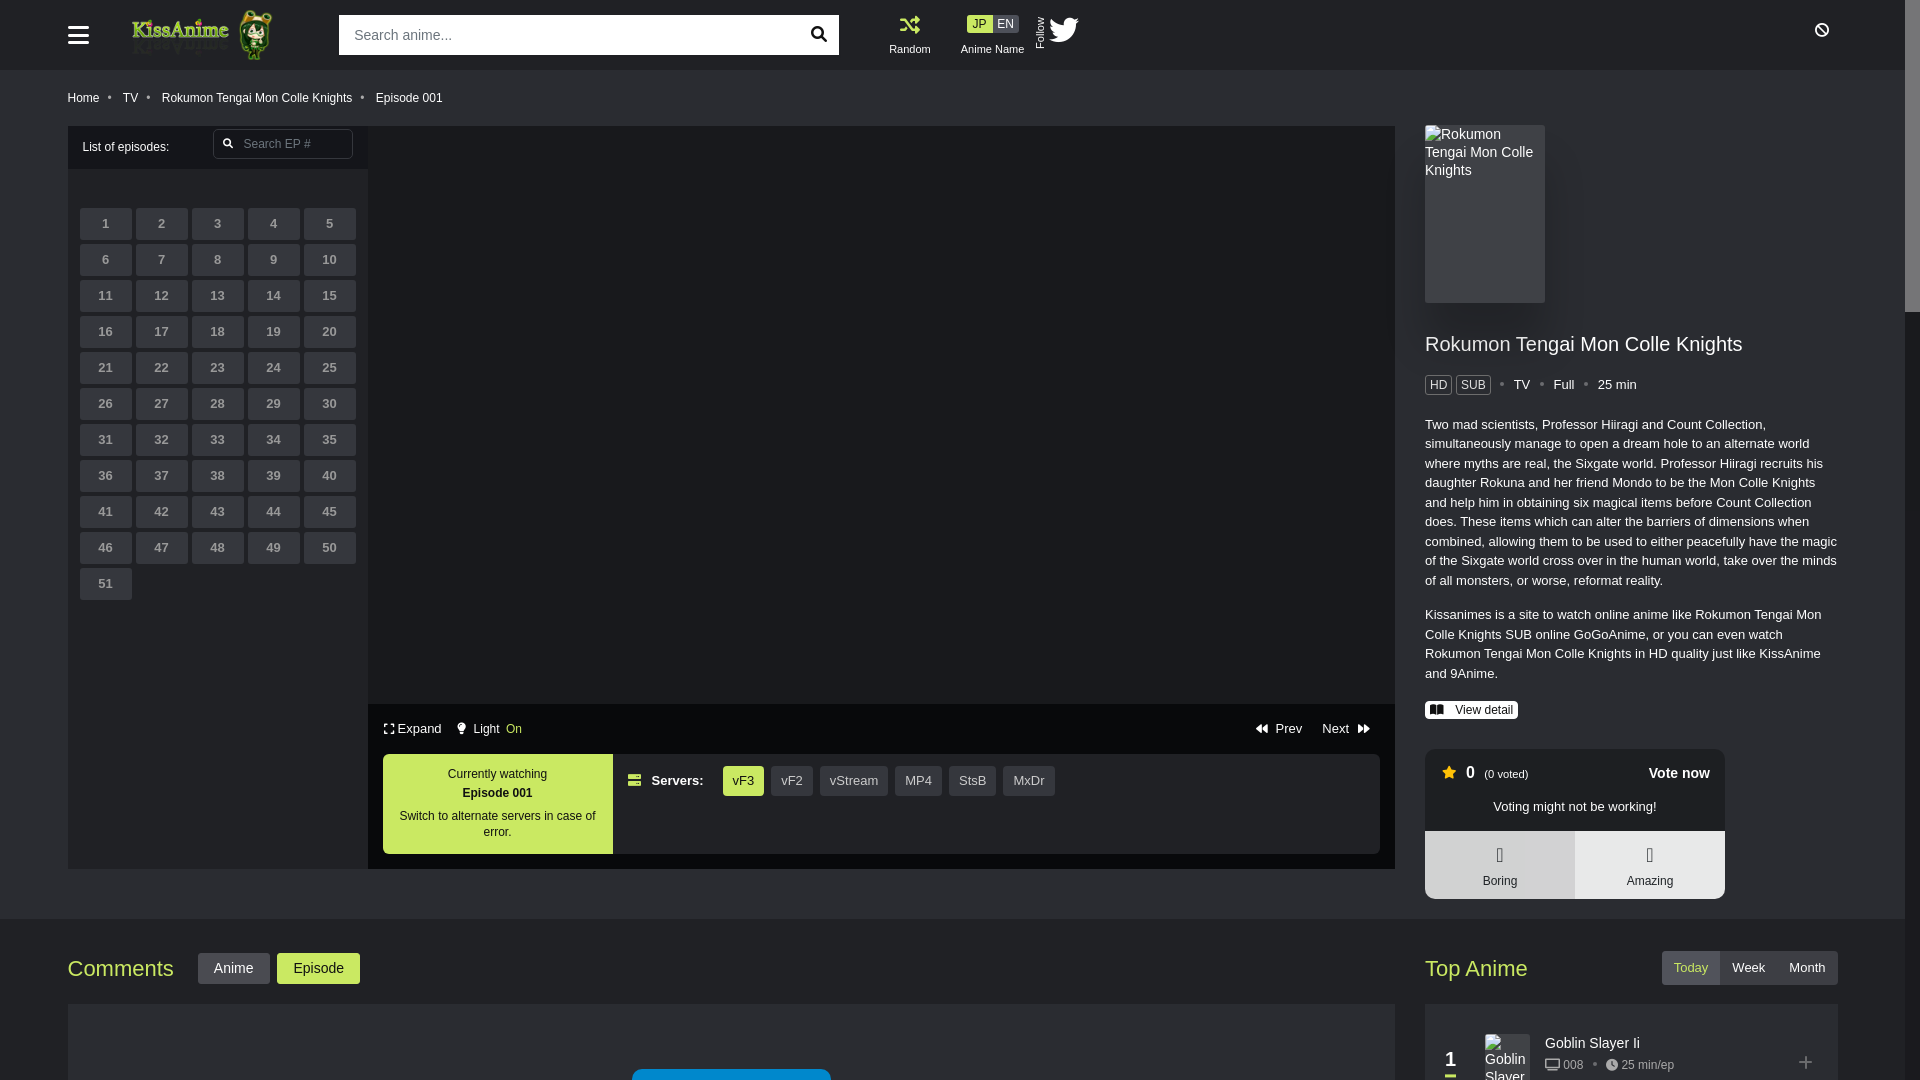  Describe the element at coordinates (1776, 967) in the screenshot. I see `'Month'` at that location.